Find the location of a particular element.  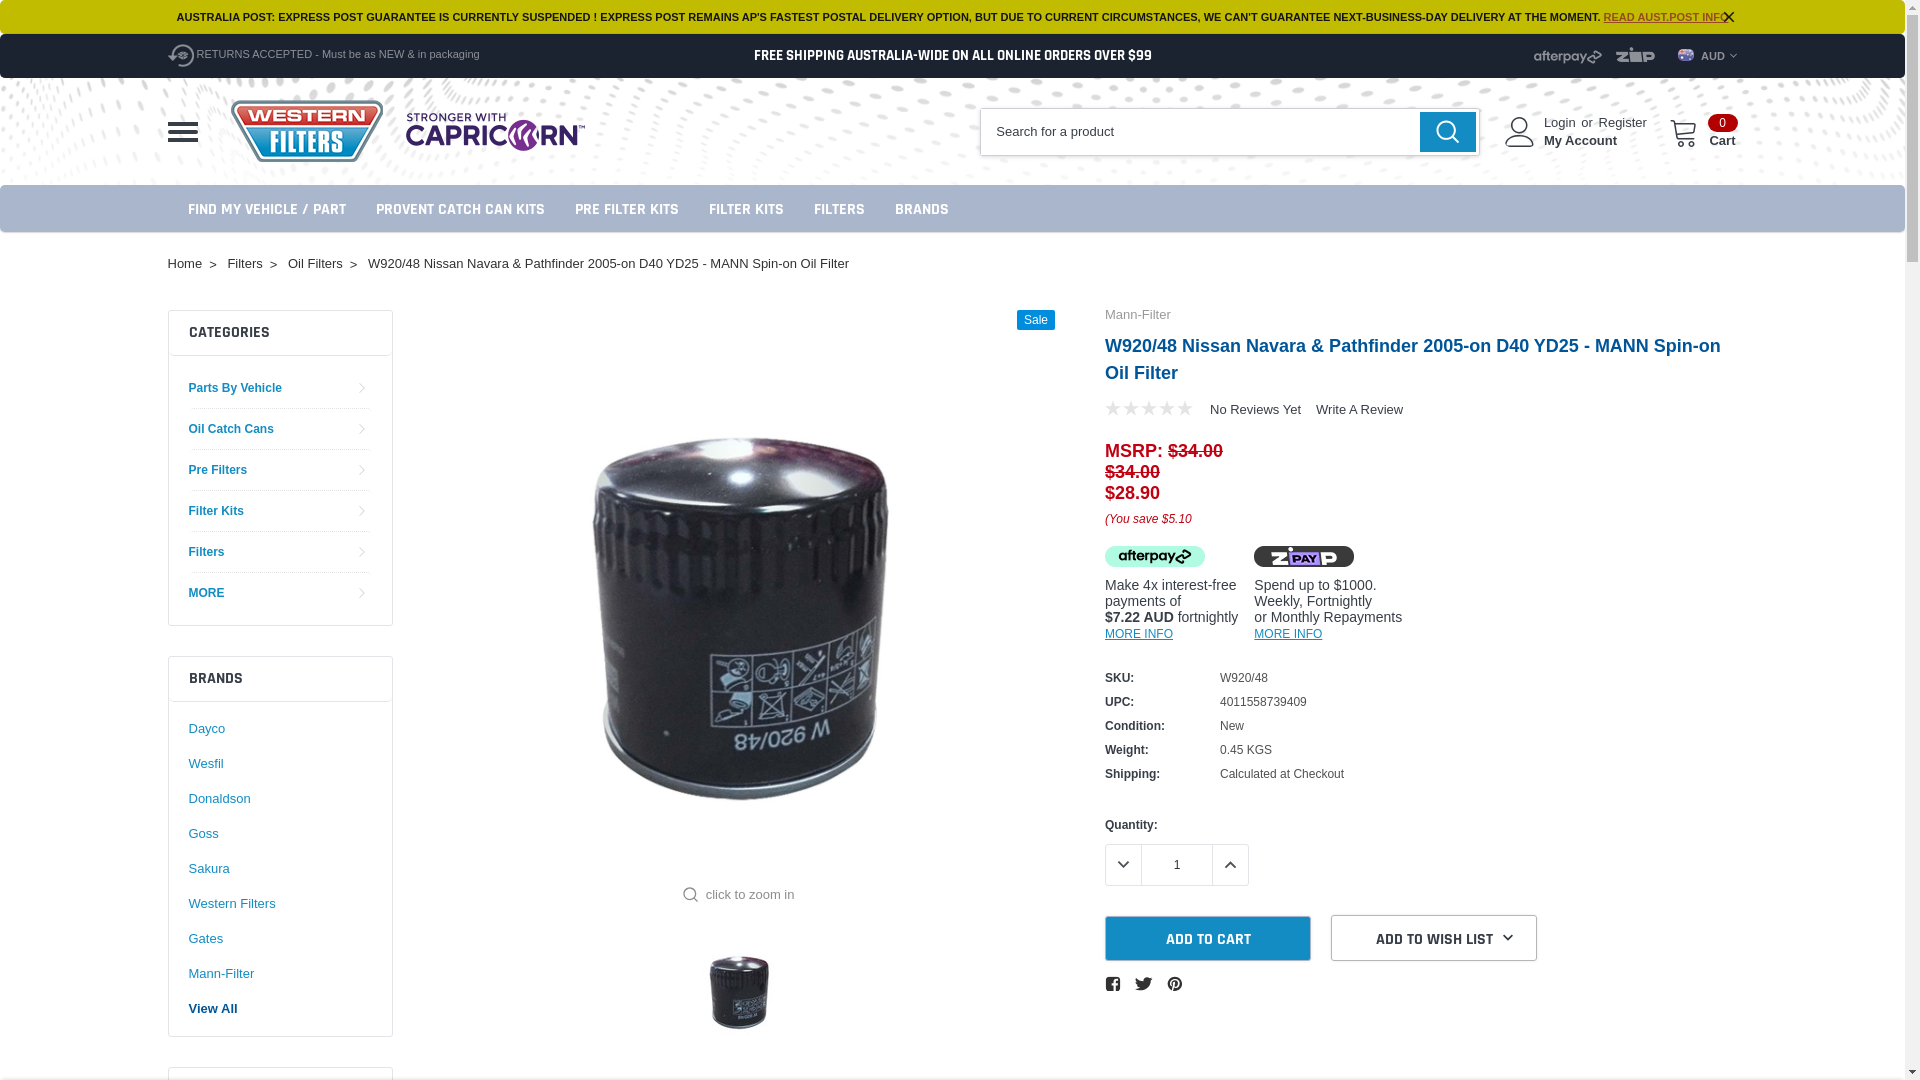

'Add to Cart' is located at coordinates (1103, 938).